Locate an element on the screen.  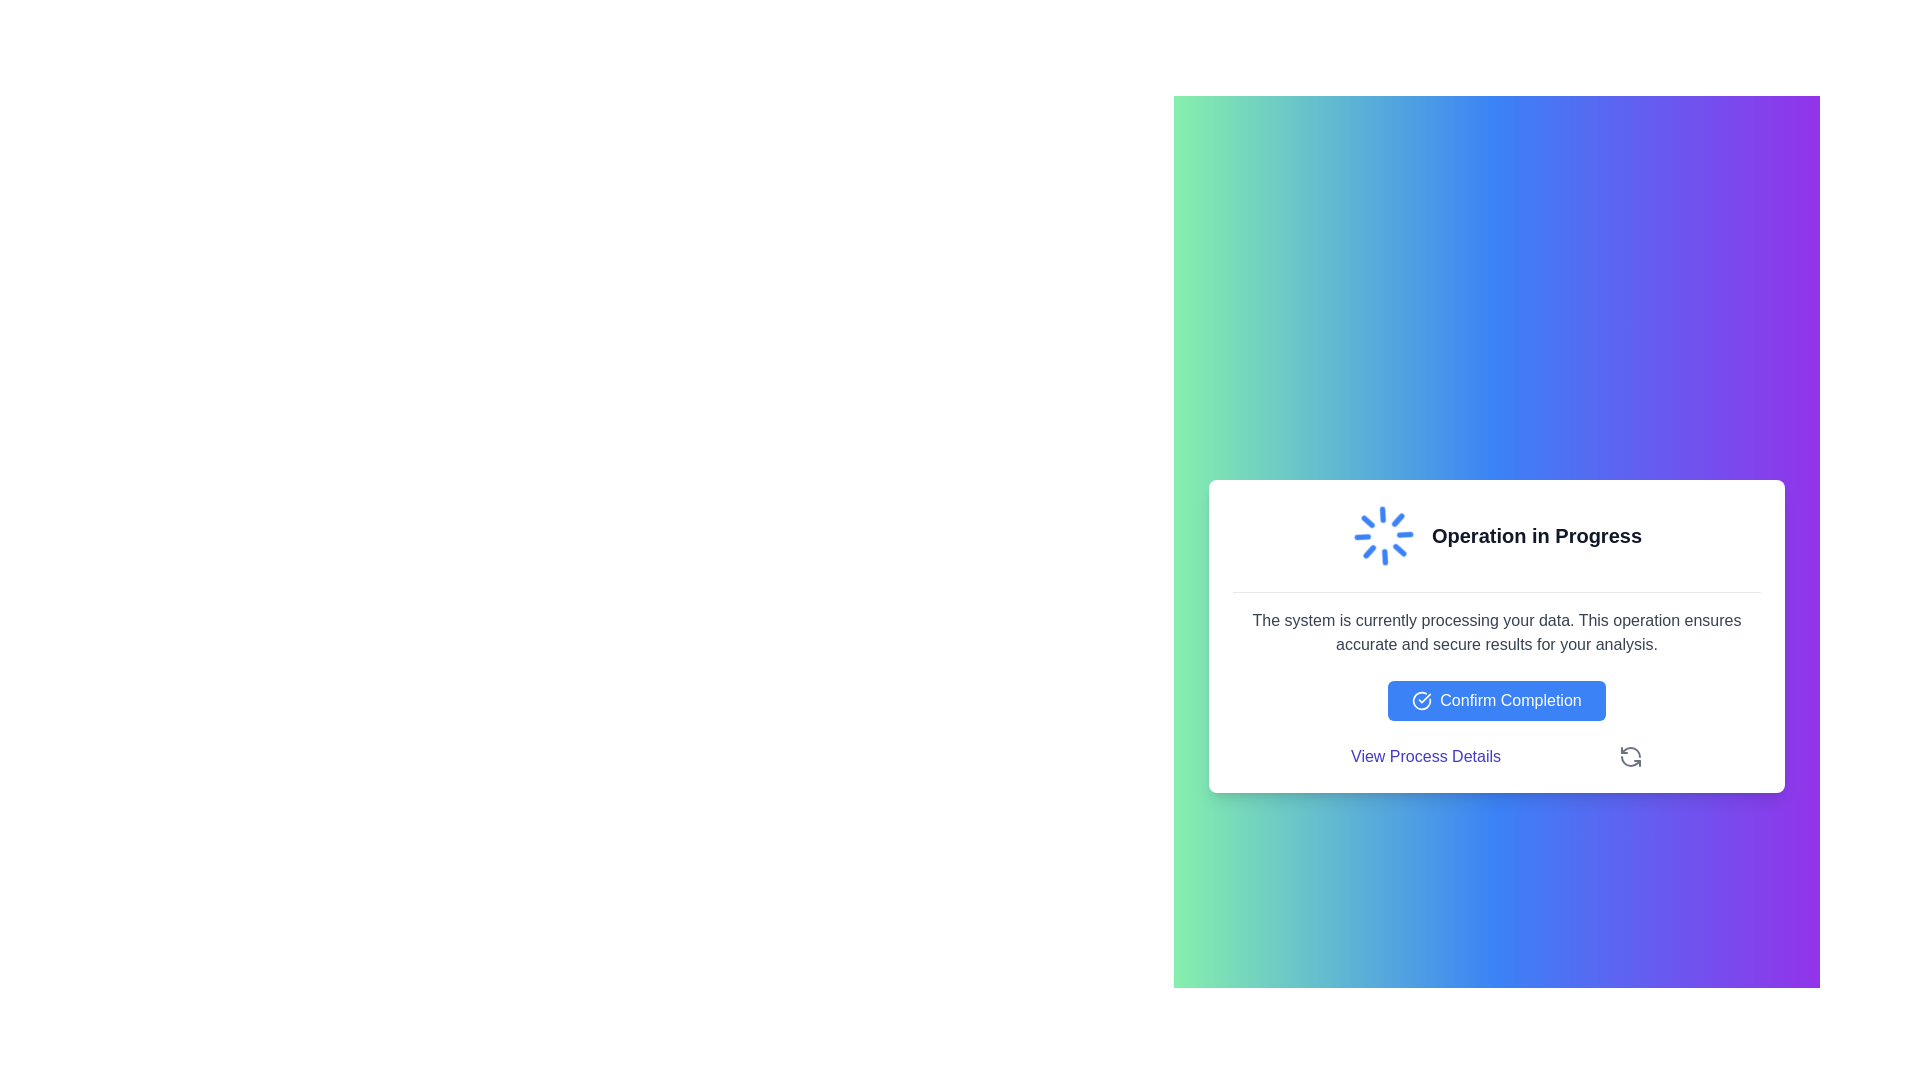
the decorative graphic segment of the circular spinner located in the top-left quadrant, which indicates loading or processing is located at coordinates (1400, 547).